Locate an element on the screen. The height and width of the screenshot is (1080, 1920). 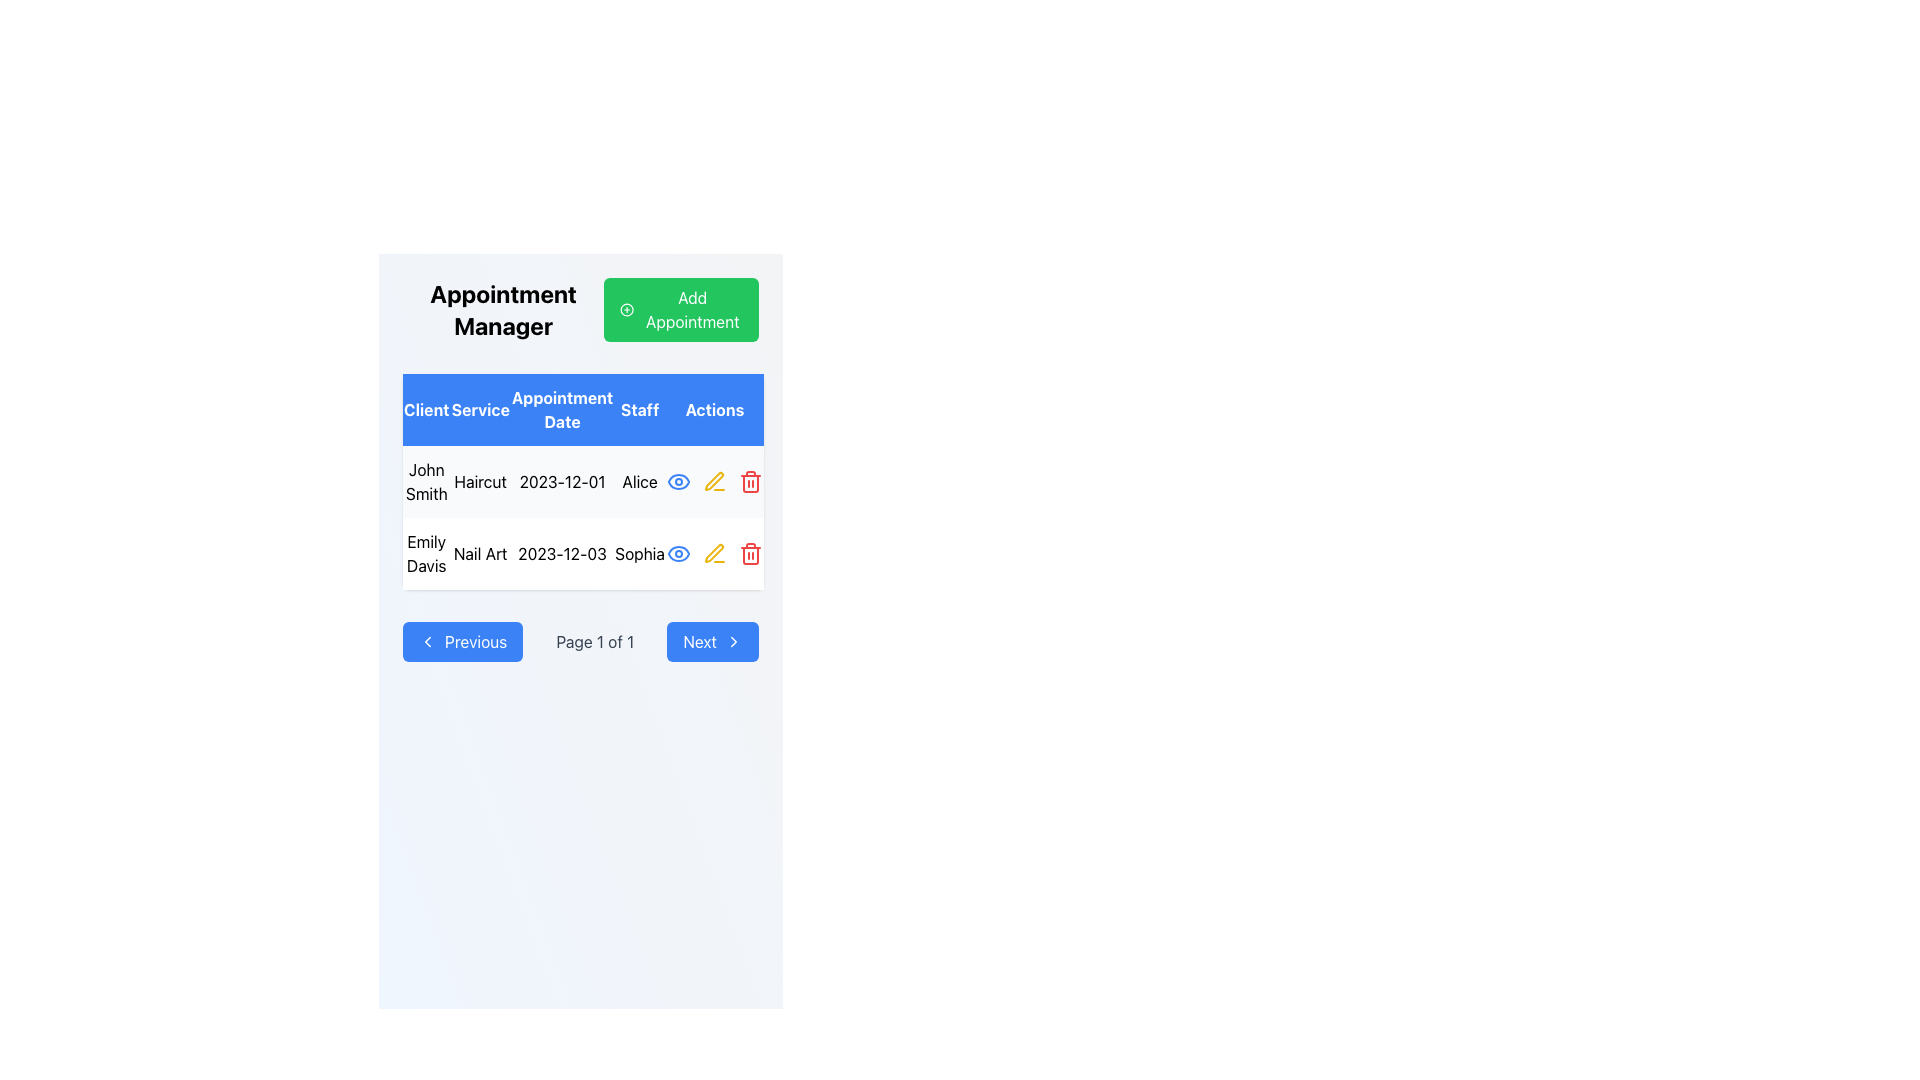
the text label displaying 'Alice' under the 'Staff' column in the tabular structure for the client 'John Smith' and service 'Haircut' is located at coordinates (640, 482).